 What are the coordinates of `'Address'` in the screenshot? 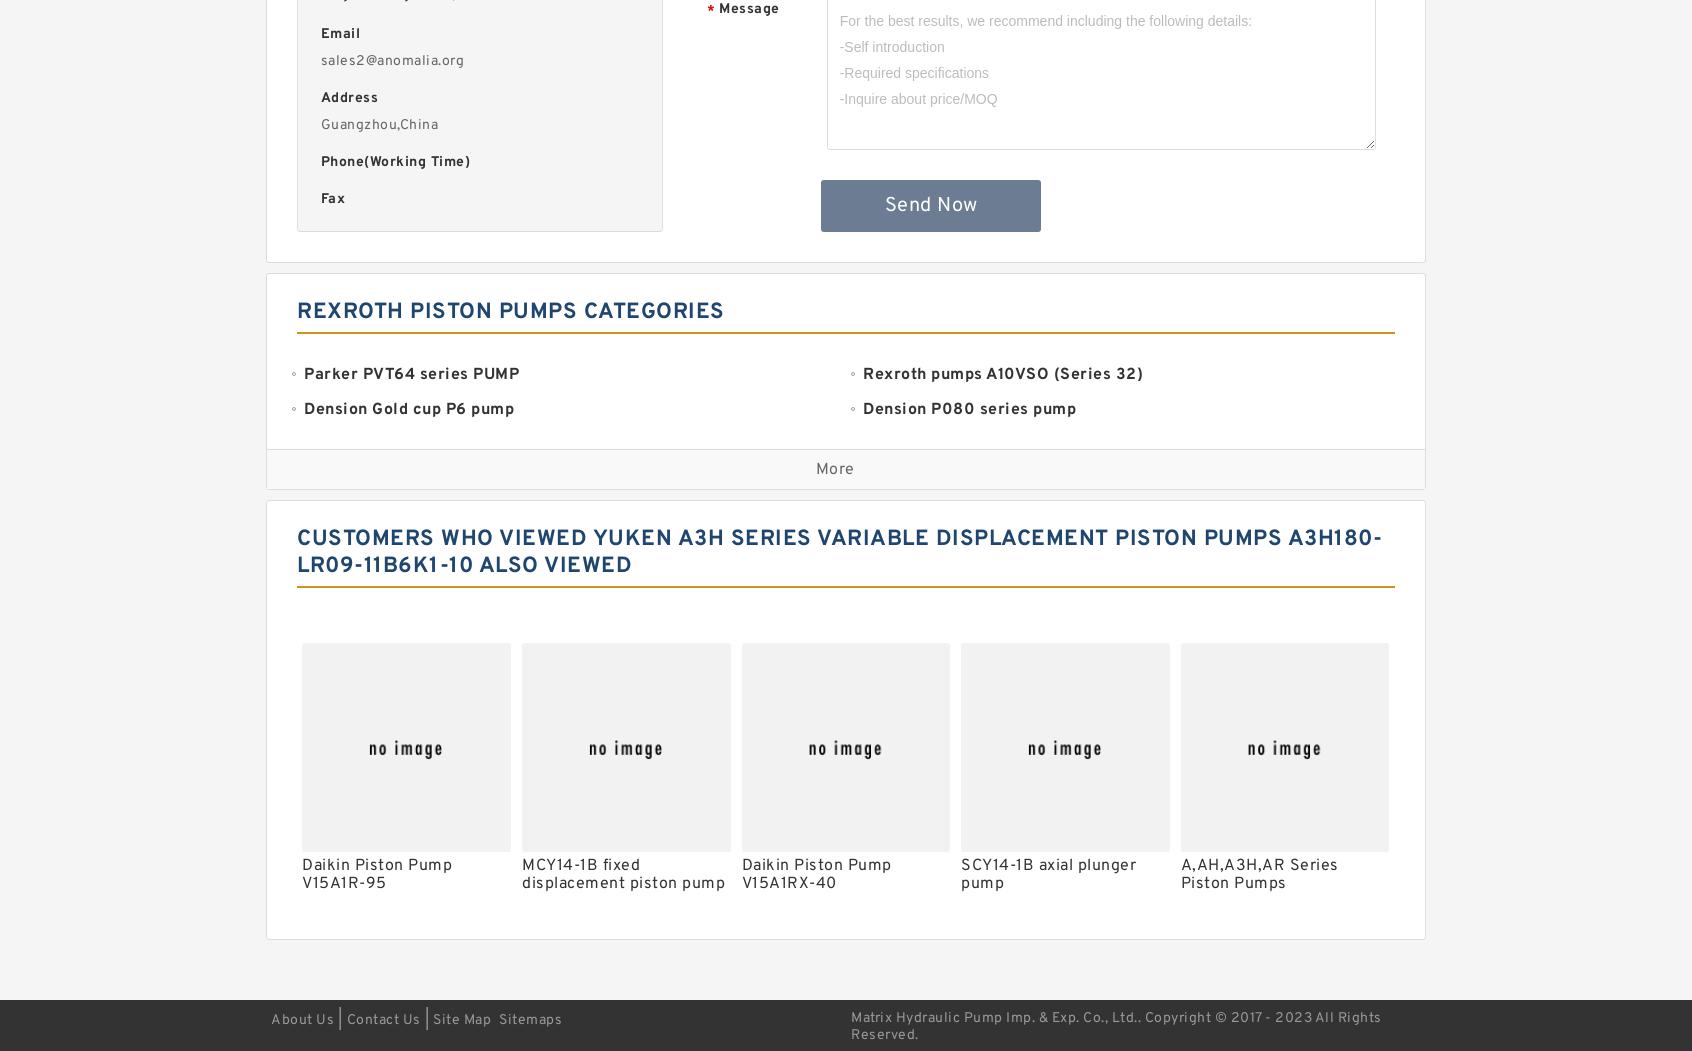 It's located at (348, 98).